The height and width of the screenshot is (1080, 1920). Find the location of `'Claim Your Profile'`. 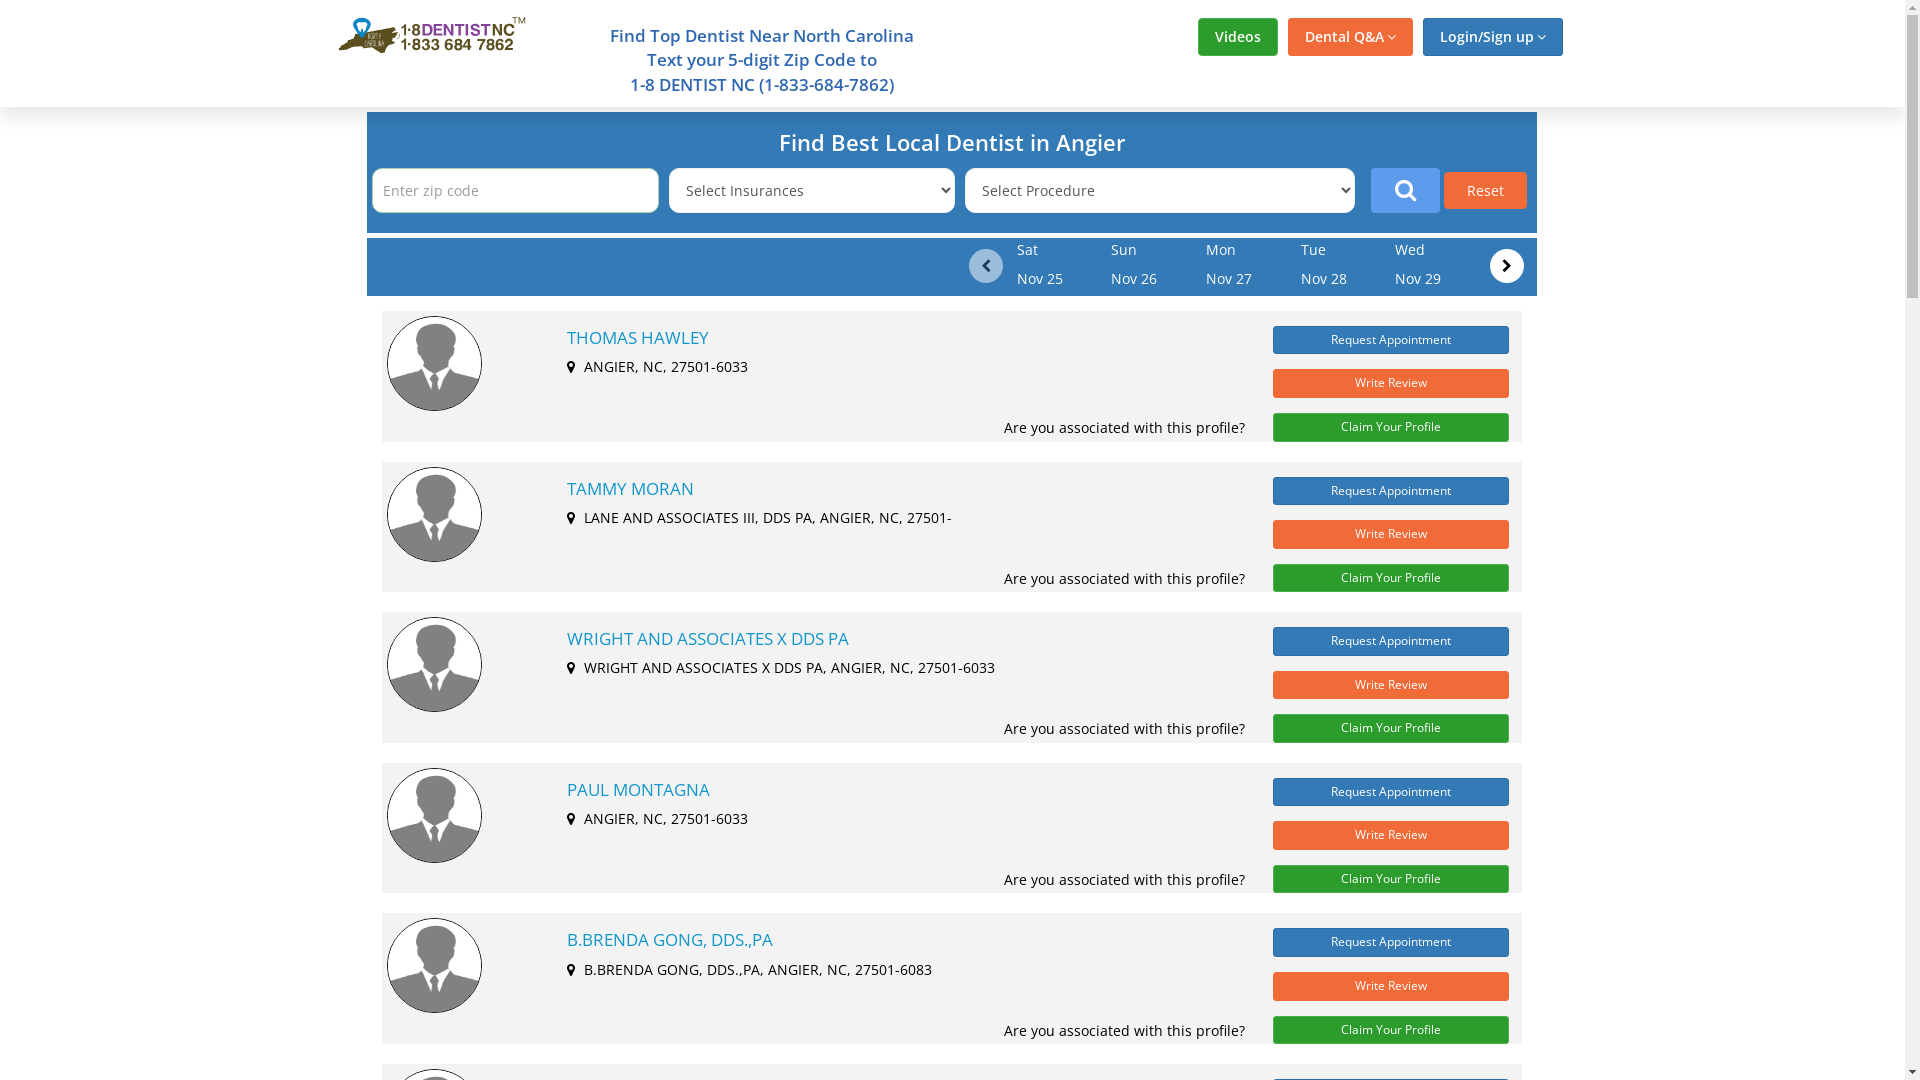

'Claim Your Profile' is located at coordinates (1390, 426).